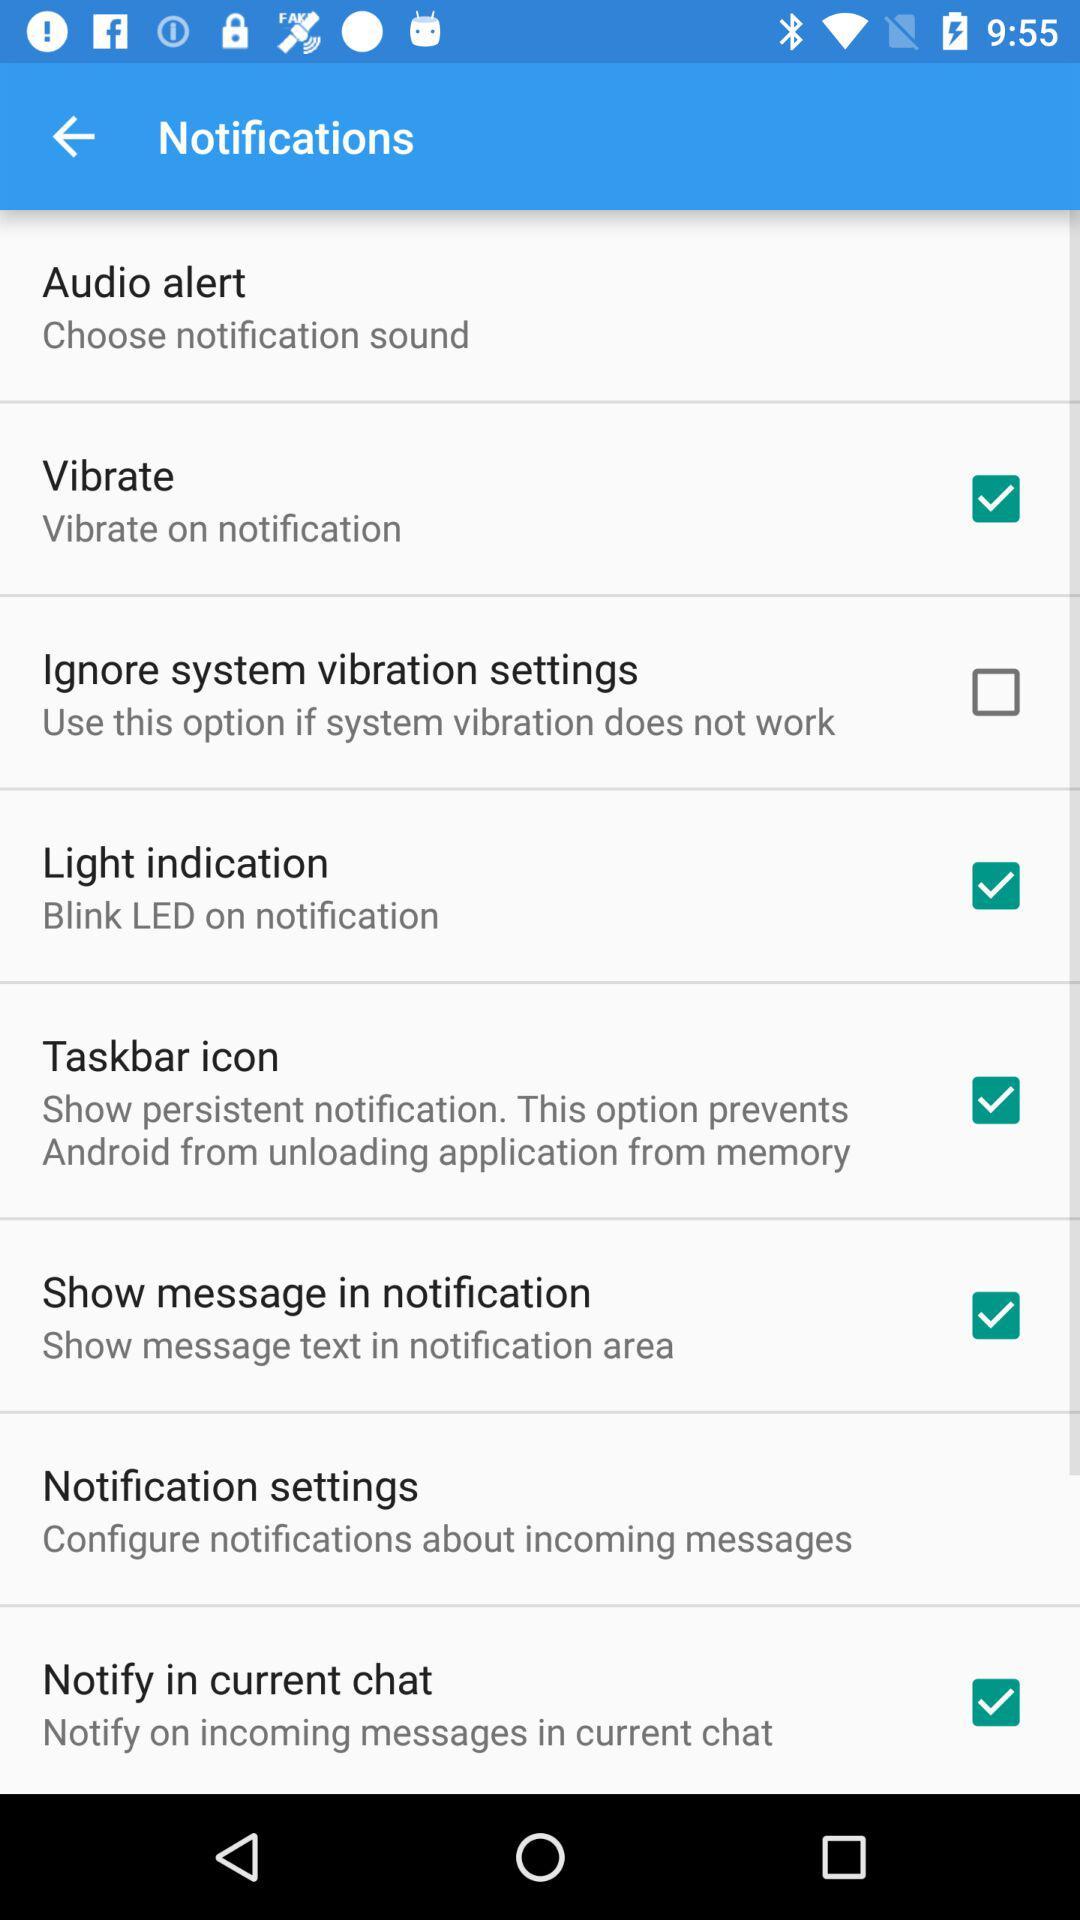 This screenshot has width=1080, height=1920. Describe the element at coordinates (185, 860) in the screenshot. I see `the icon above blink led on icon` at that location.